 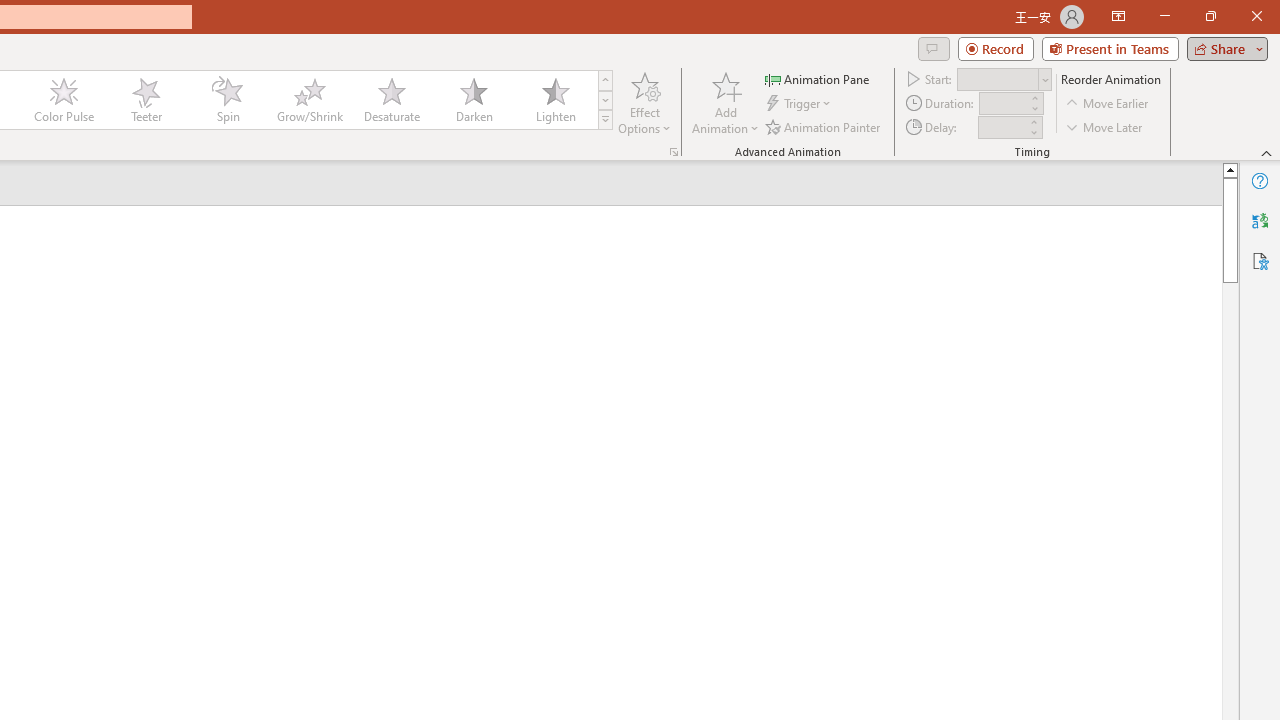 I want to click on 'Desaturate', so click(x=391, y=100).